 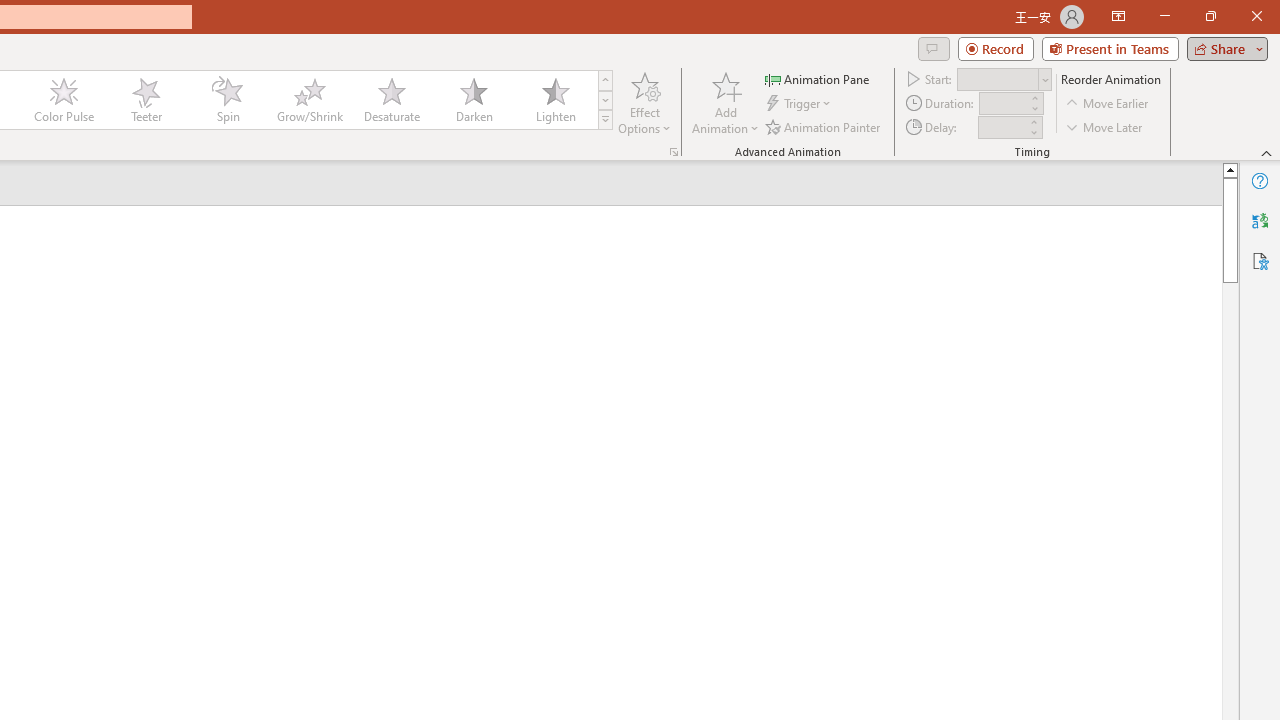 I want to click on 'Desaturate', so click(x=391, y=100).